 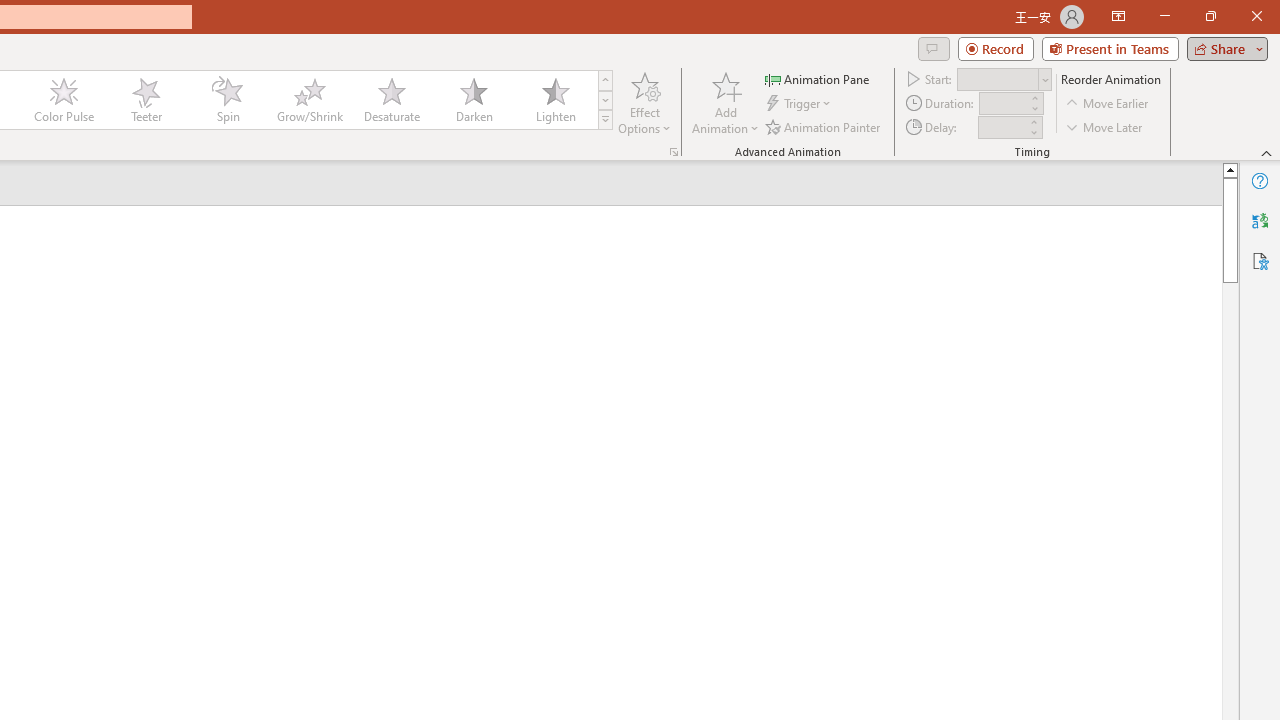 I want to click on 'Desaturate', so click(x=391, y=100).